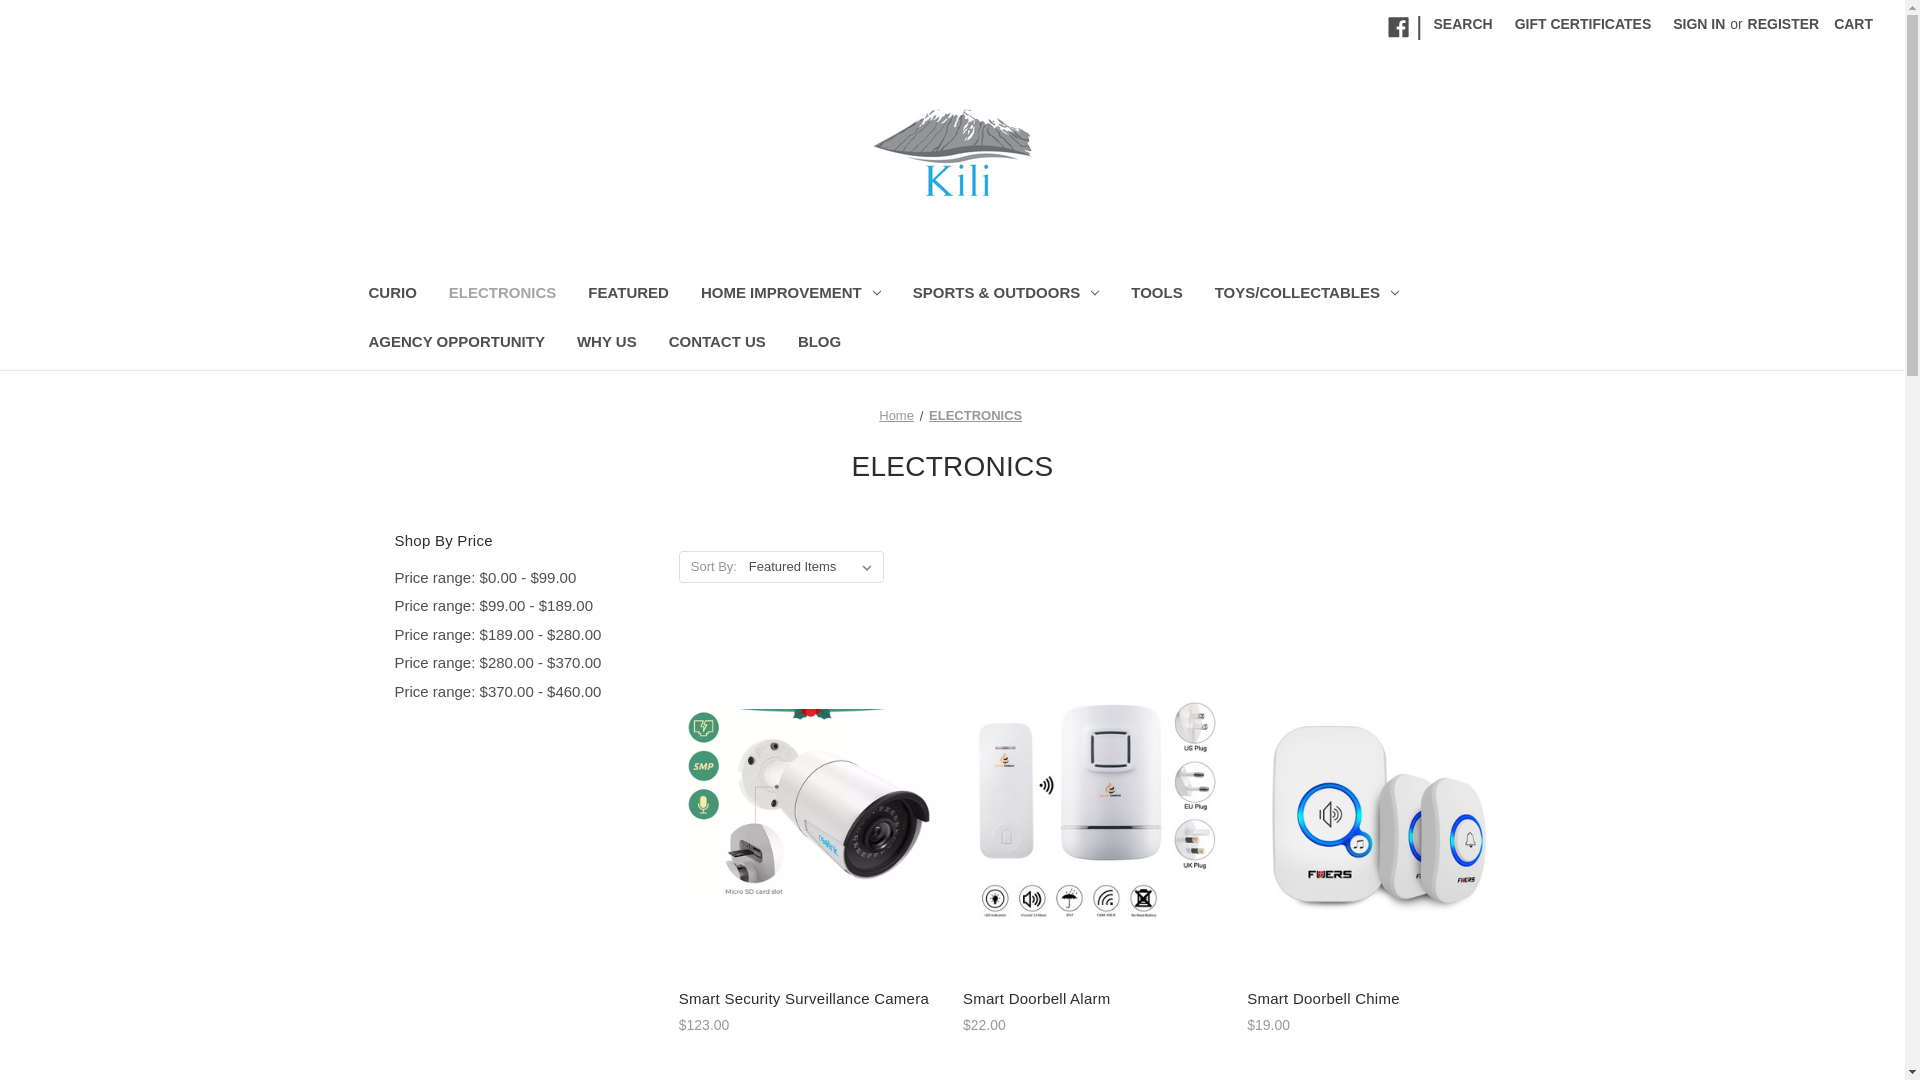 This screenshot has width=1920, height=1080. I want to click on 'REGISTER', so click(1784, 24).